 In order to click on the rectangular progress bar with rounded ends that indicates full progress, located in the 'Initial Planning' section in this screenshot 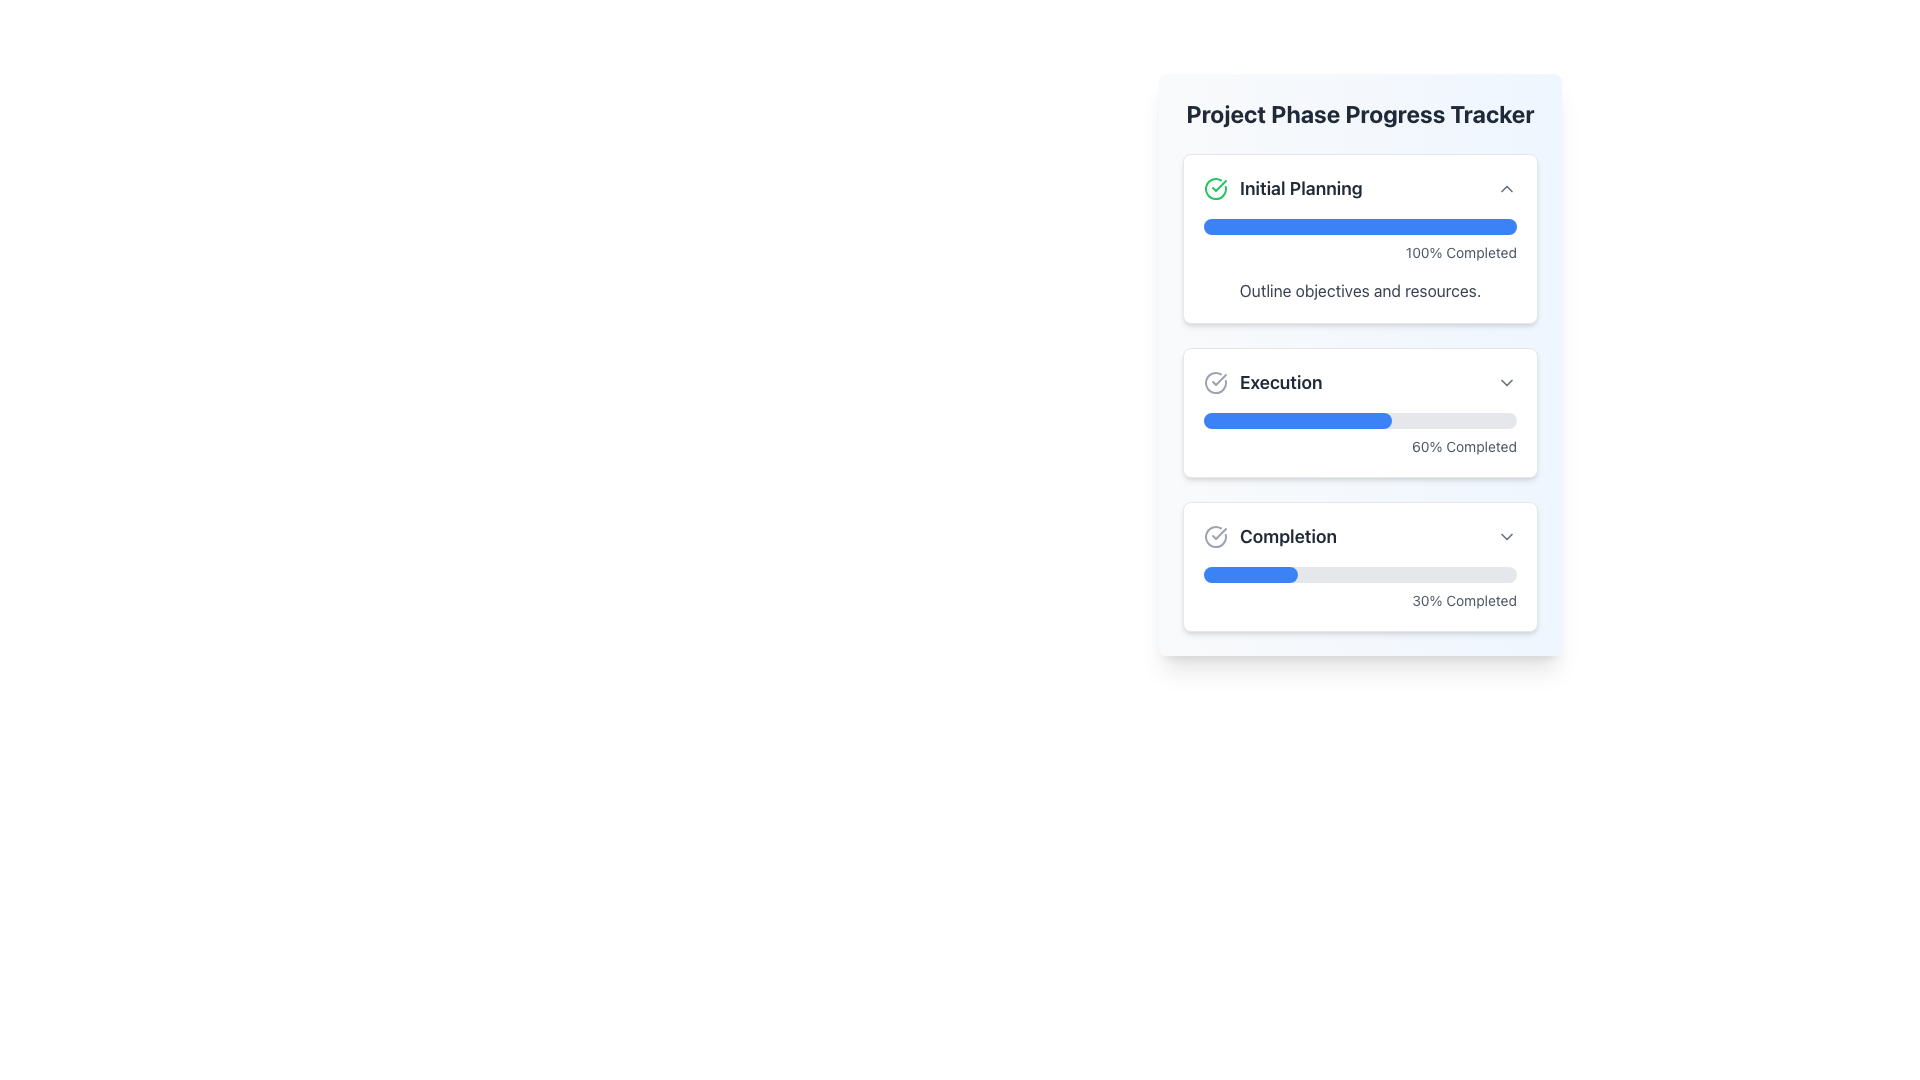, I will do `click(1360, 226)`.